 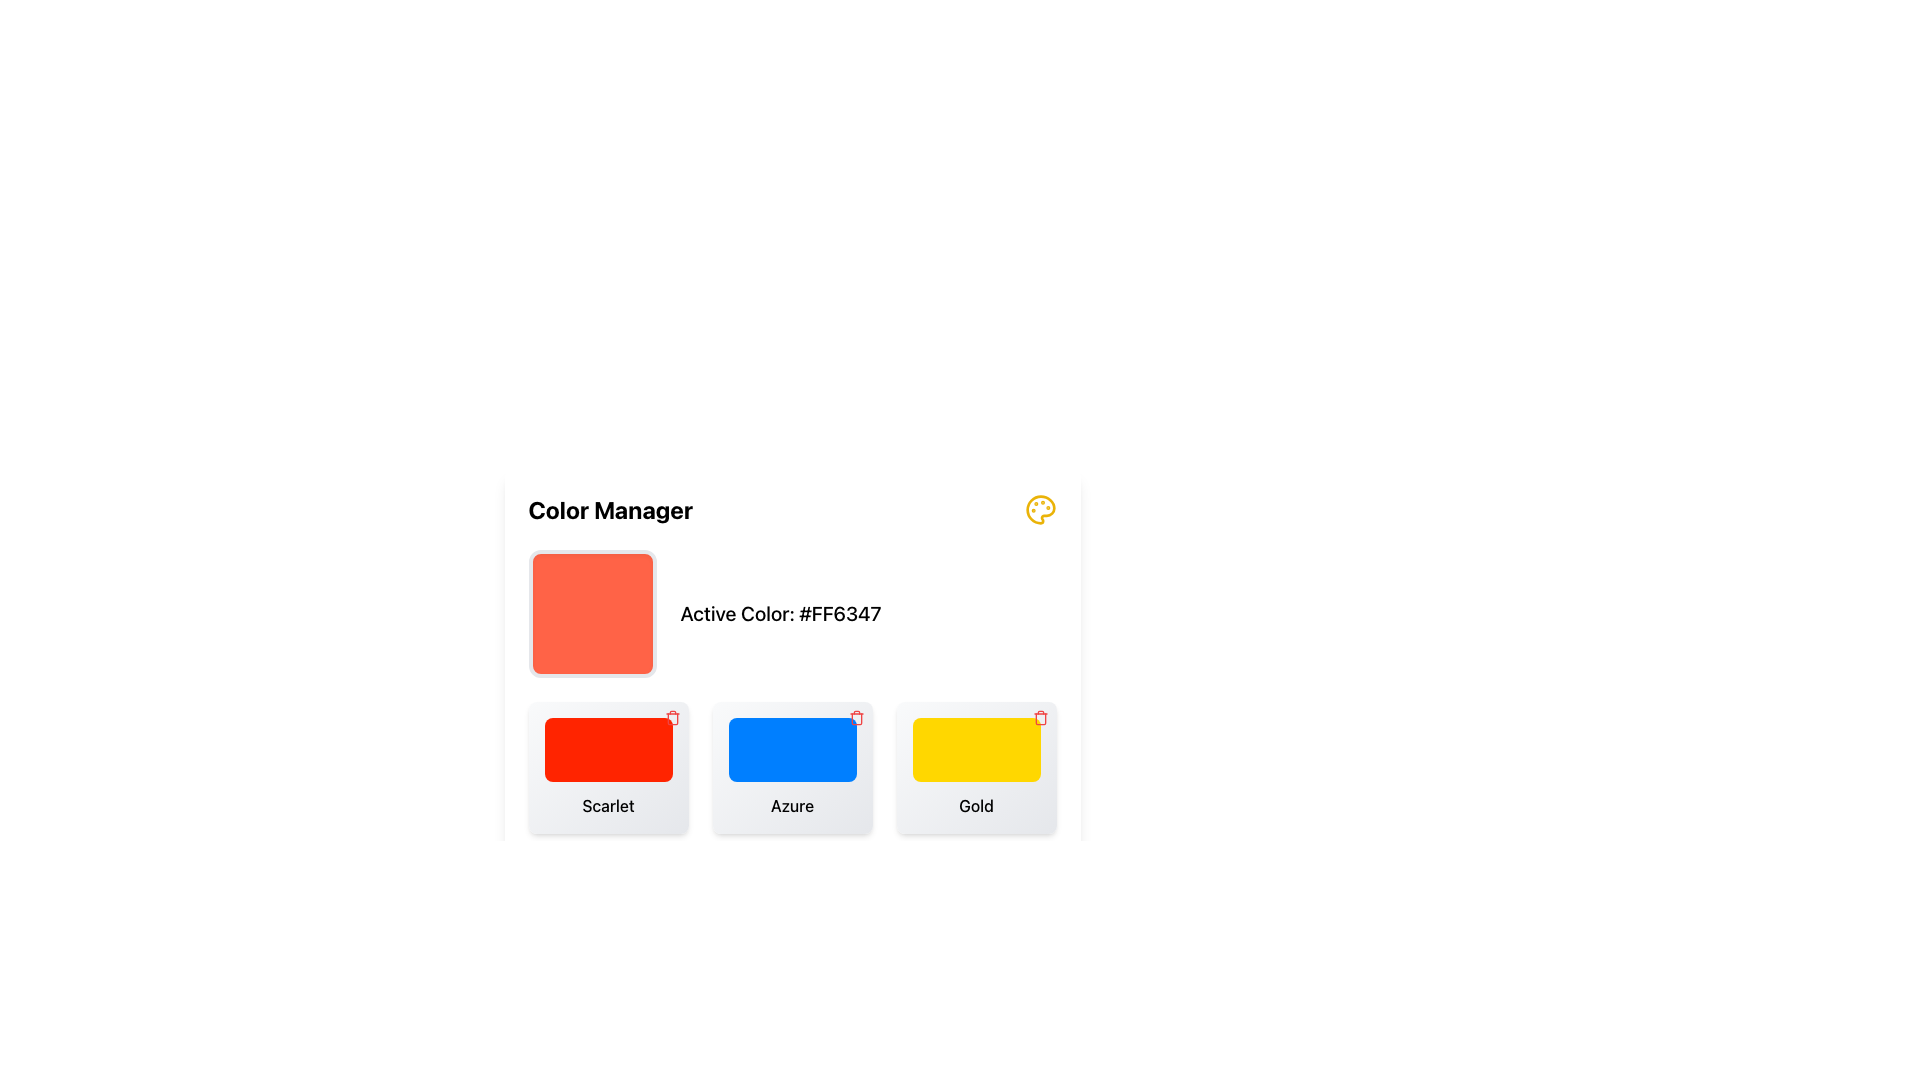 What do you see at coordinates (856, 716) in the screenshot?
I see `the red trash icon button located in the top-right corner of the 'Azure' card to initiate a delete action` at bounding box center [856, 716].